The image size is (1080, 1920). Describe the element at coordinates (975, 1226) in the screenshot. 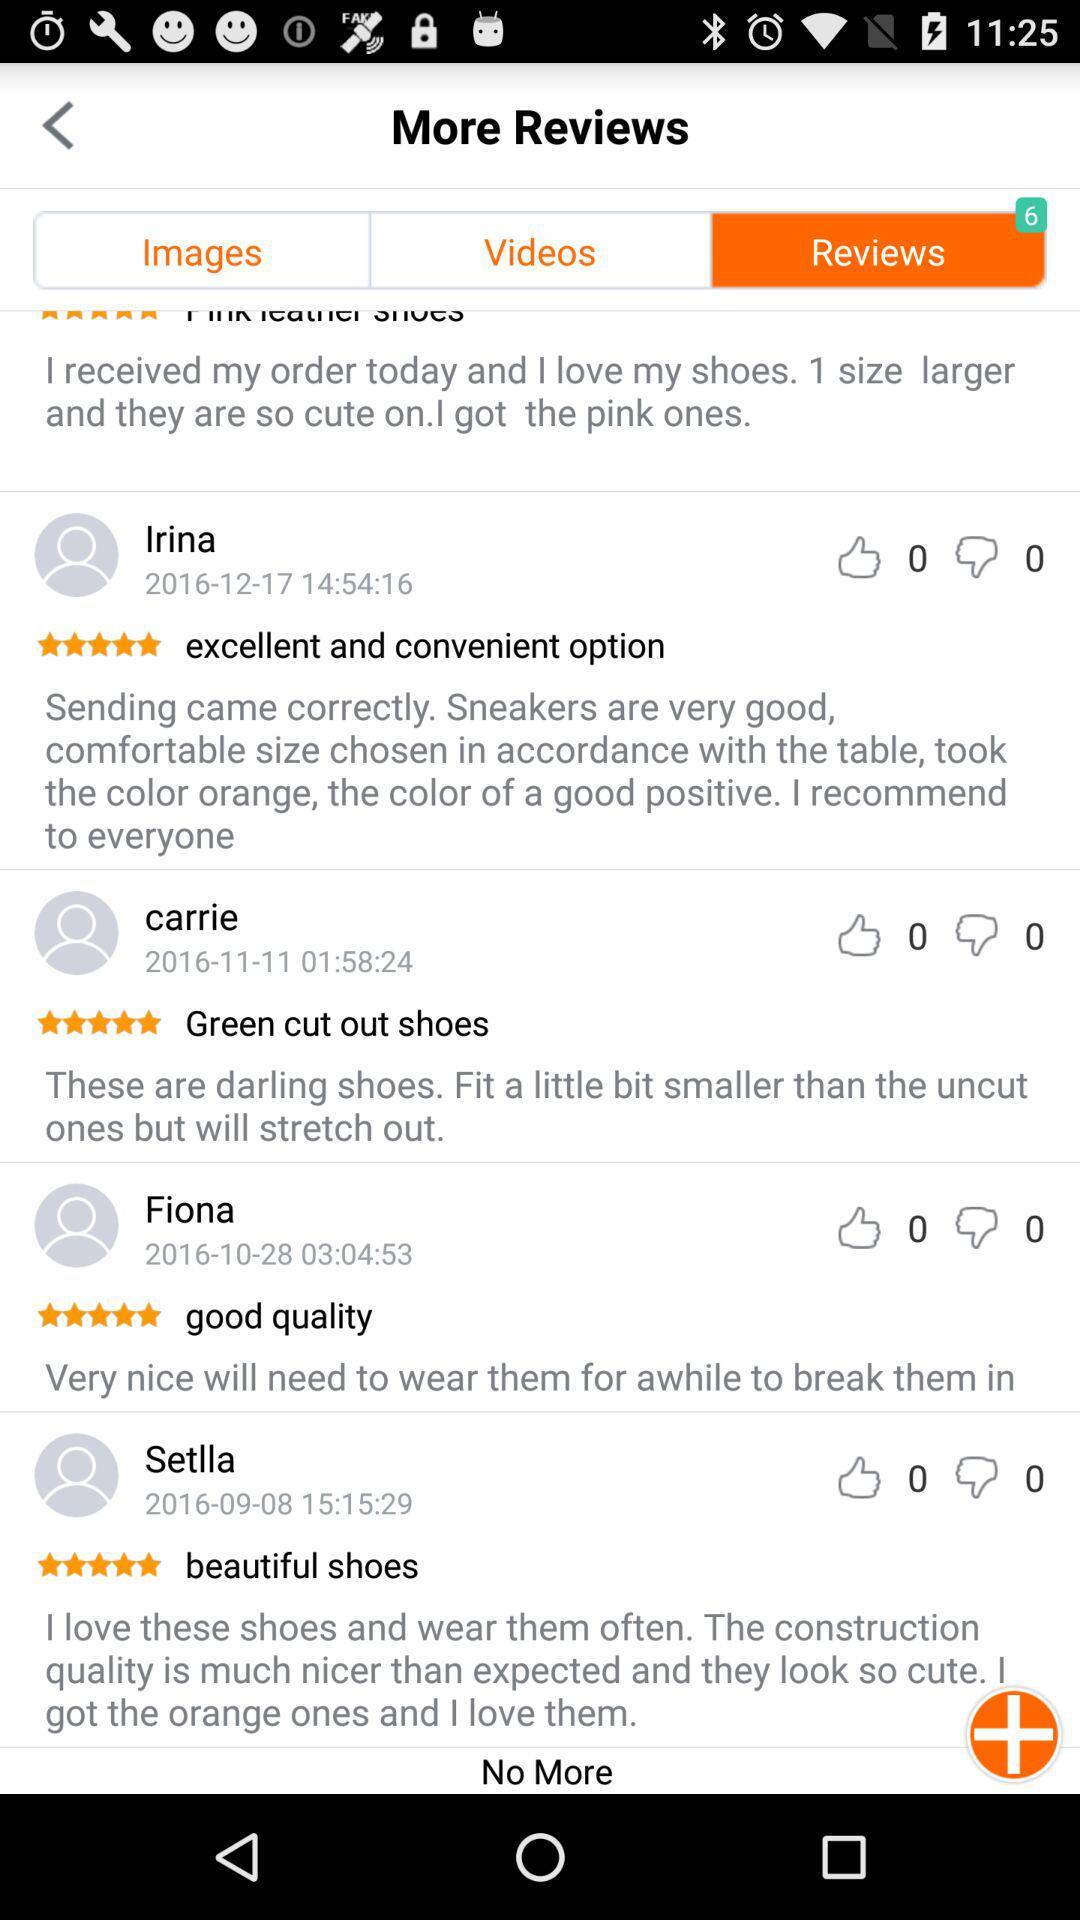

I see `dislike review` at that location.